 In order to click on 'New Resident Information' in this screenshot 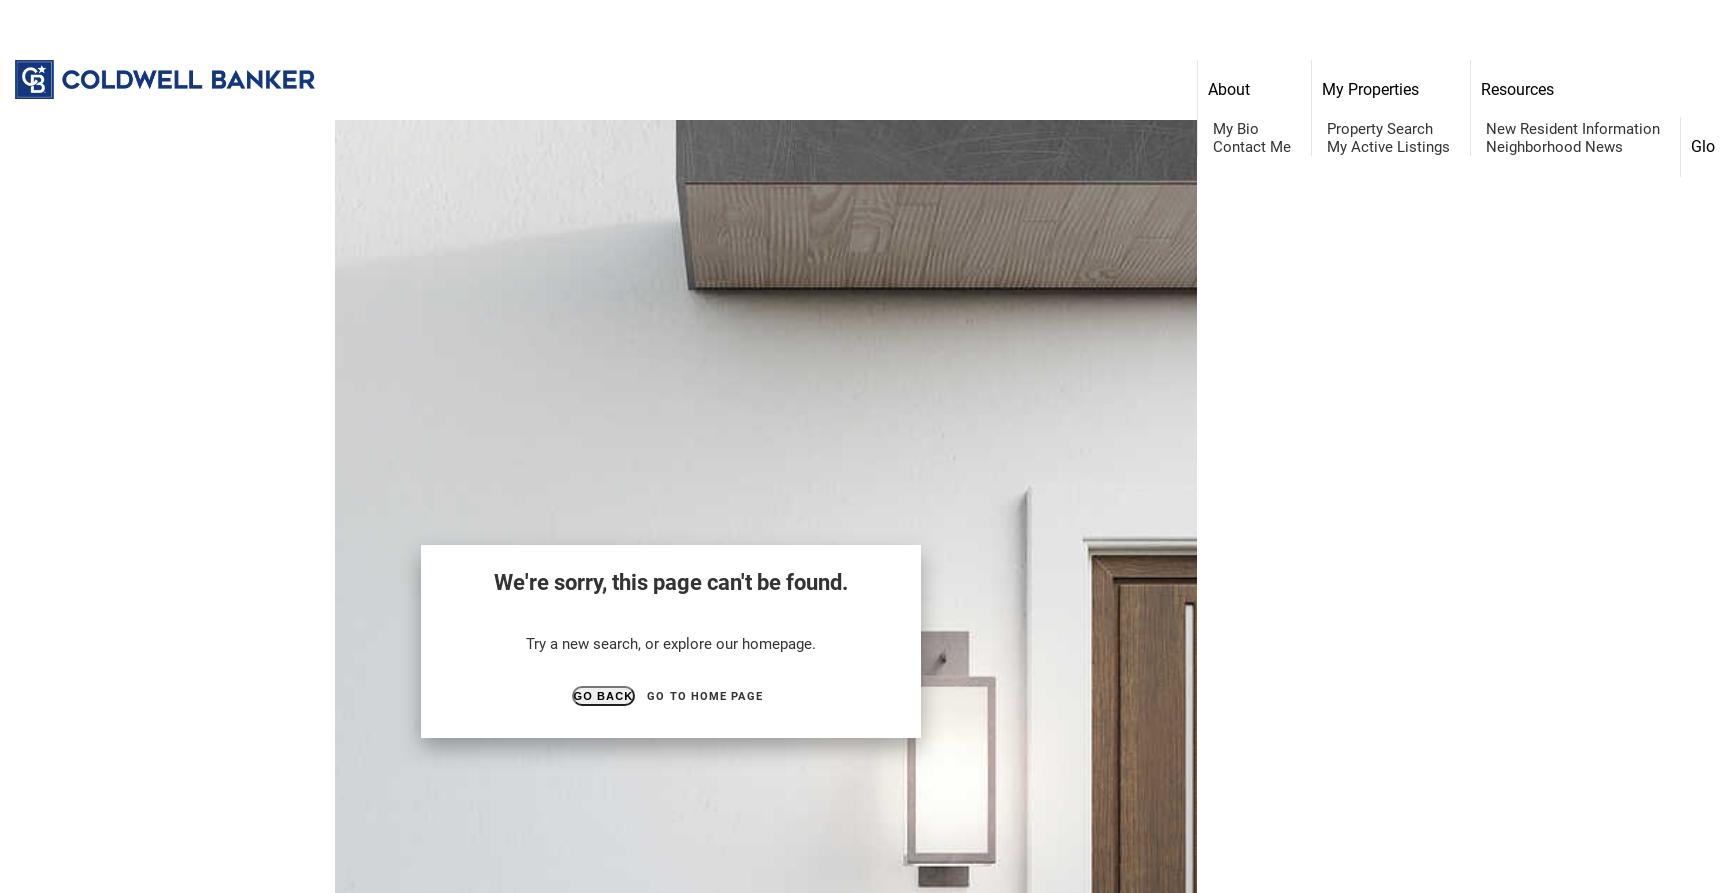, I will do `click(1570, 129)`.